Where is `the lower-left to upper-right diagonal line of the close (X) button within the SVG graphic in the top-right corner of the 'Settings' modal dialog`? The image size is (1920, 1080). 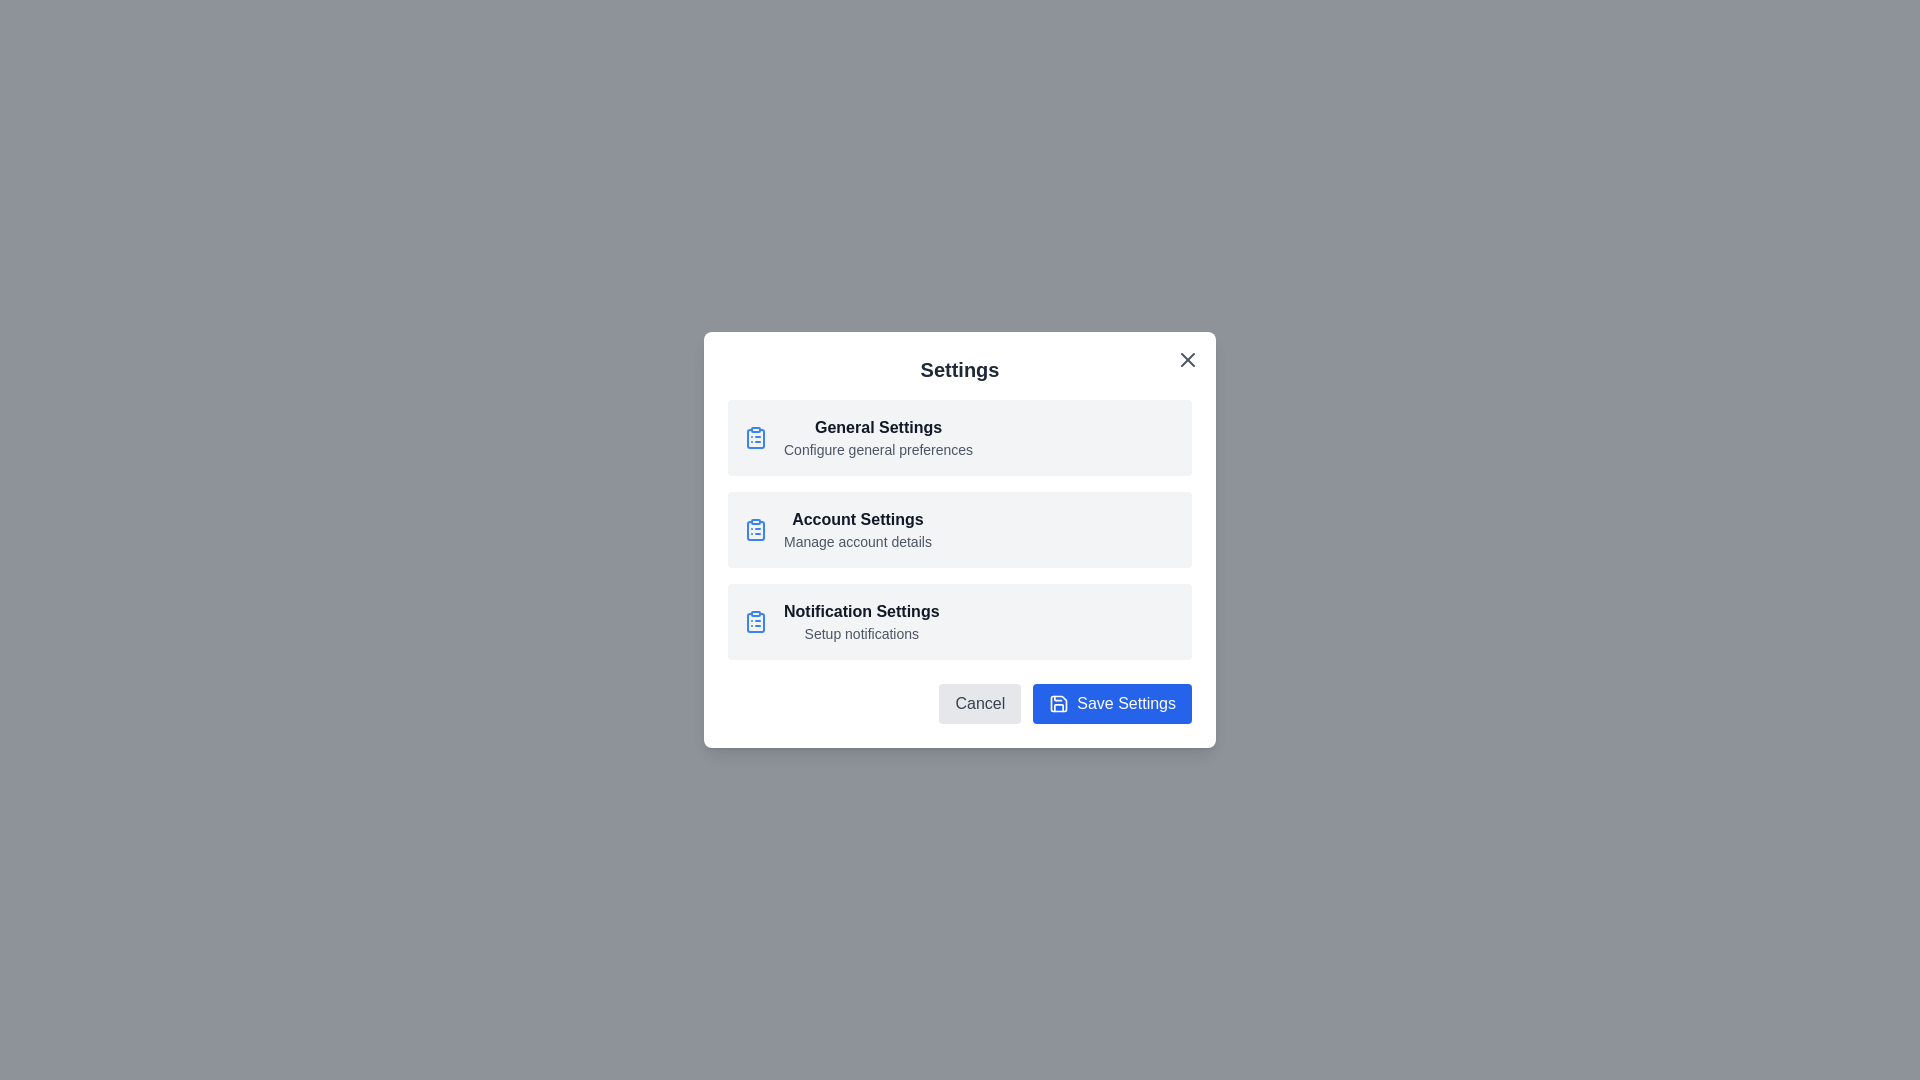 the lower-left to upper-right diagonal line of the close (X) button within the SVG graphic in the top-right corner of the 'Settings' modal dialog is located at coordinates (1188, 358).